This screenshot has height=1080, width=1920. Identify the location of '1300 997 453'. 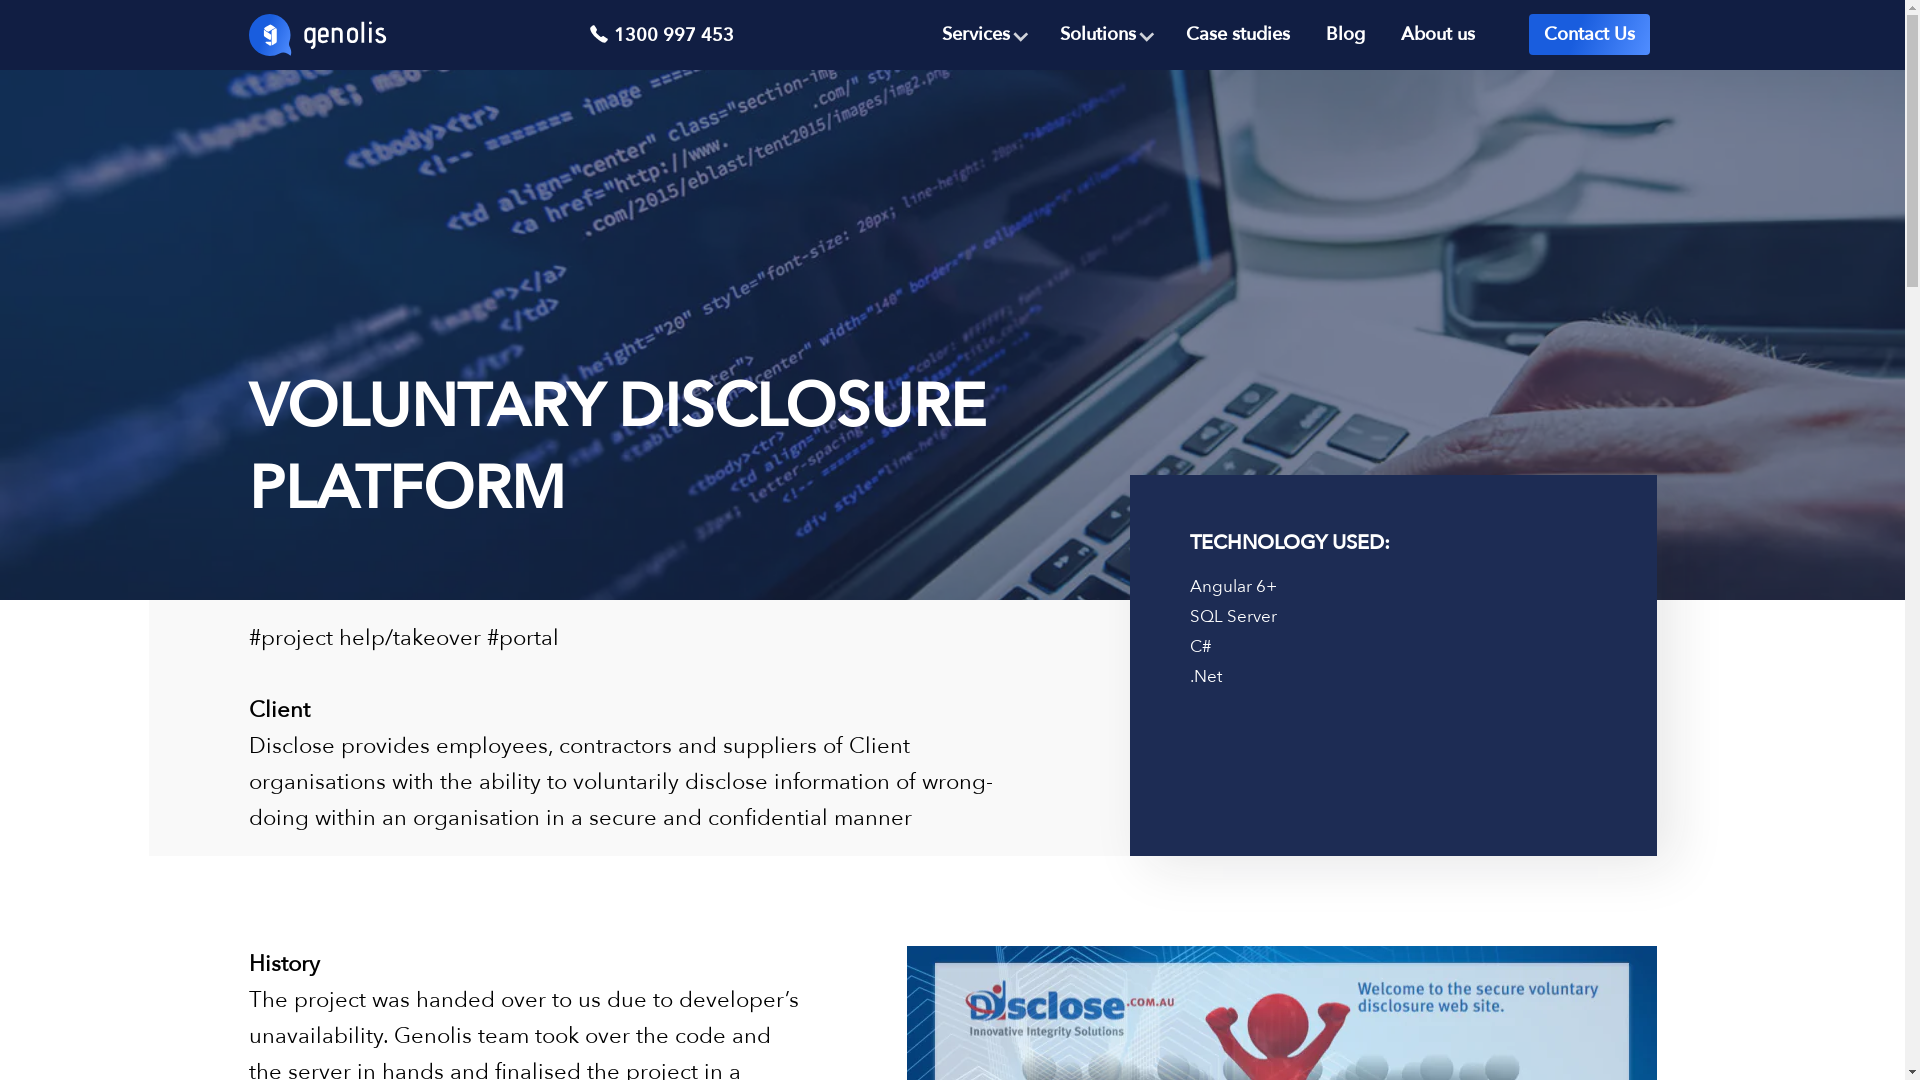
(587, 35).